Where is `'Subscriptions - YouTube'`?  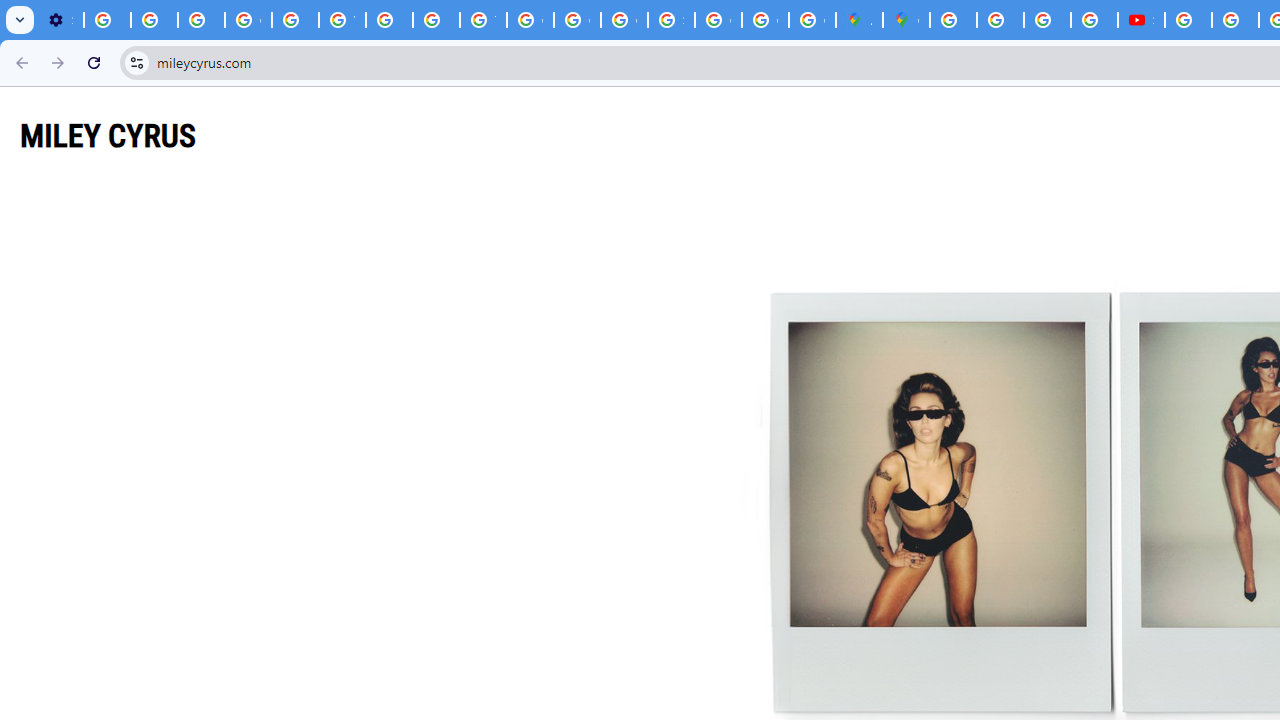
'Subscriptions - YouTube' is located at coordinates (1141, 20).